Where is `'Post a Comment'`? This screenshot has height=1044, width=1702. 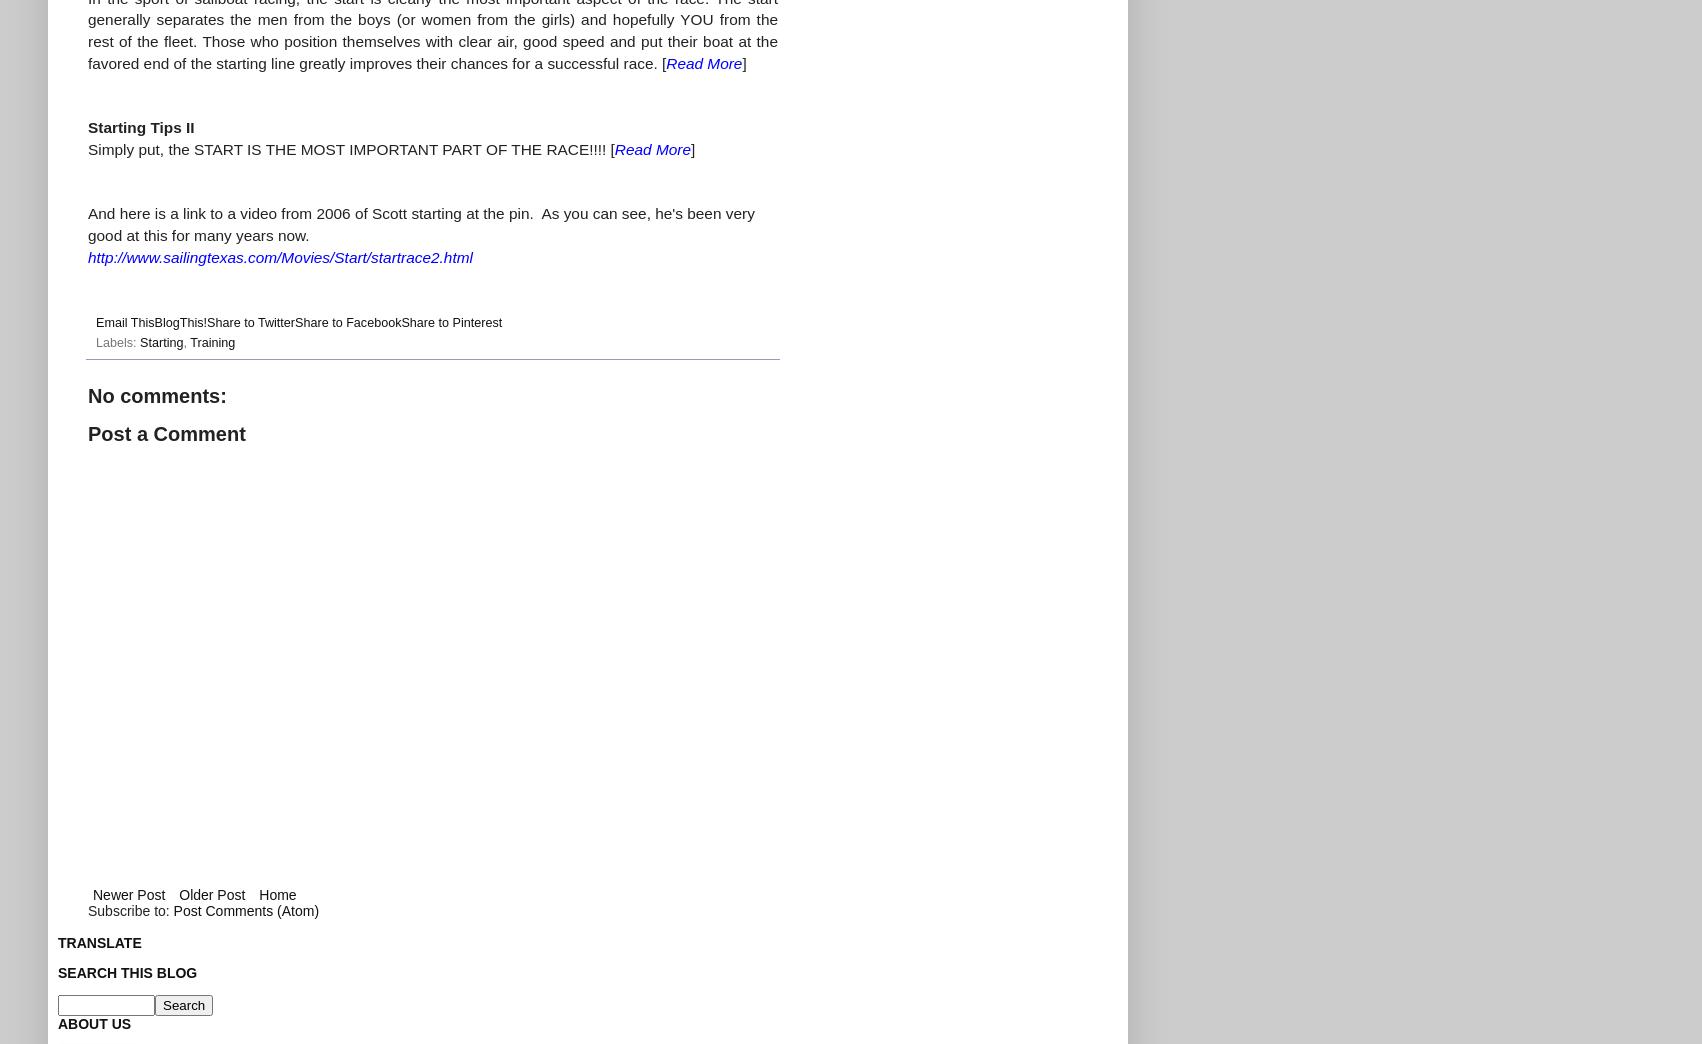
'Post a Comment' is located at coordinates (165, 432).